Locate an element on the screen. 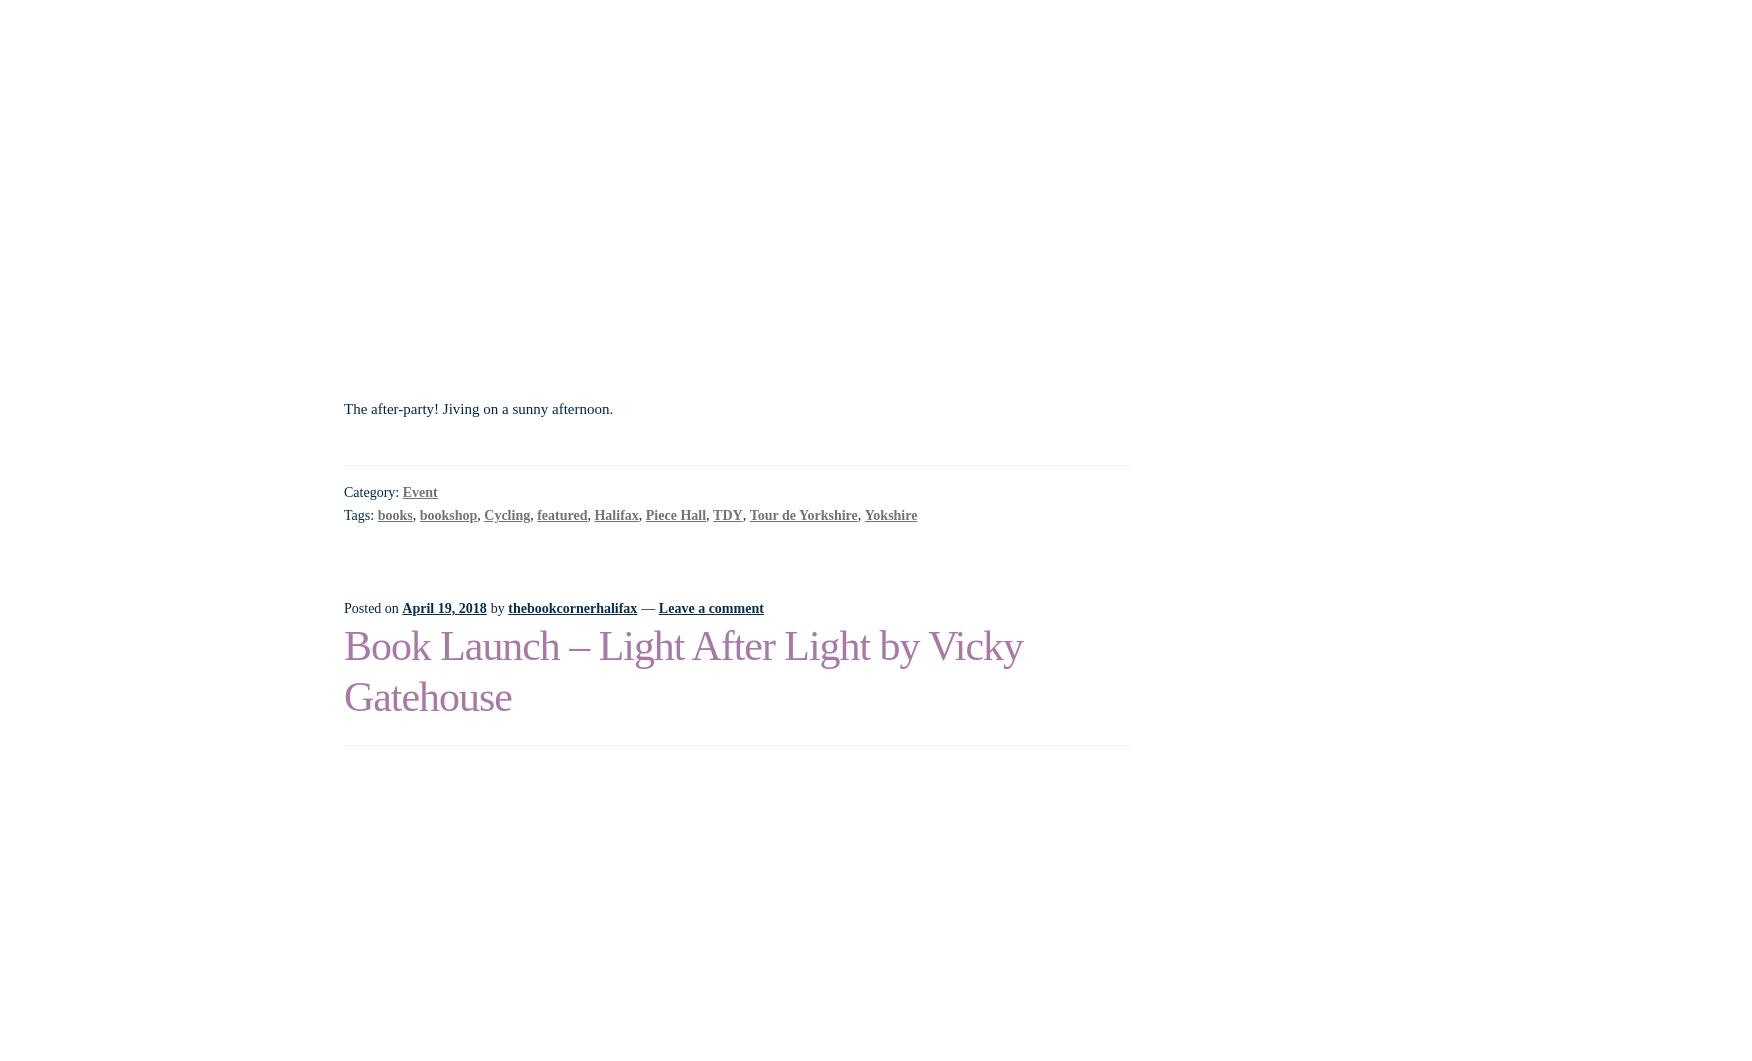  'The after-party! Jiving on a sunny afternoon.' is located at coordinates (343, 407).